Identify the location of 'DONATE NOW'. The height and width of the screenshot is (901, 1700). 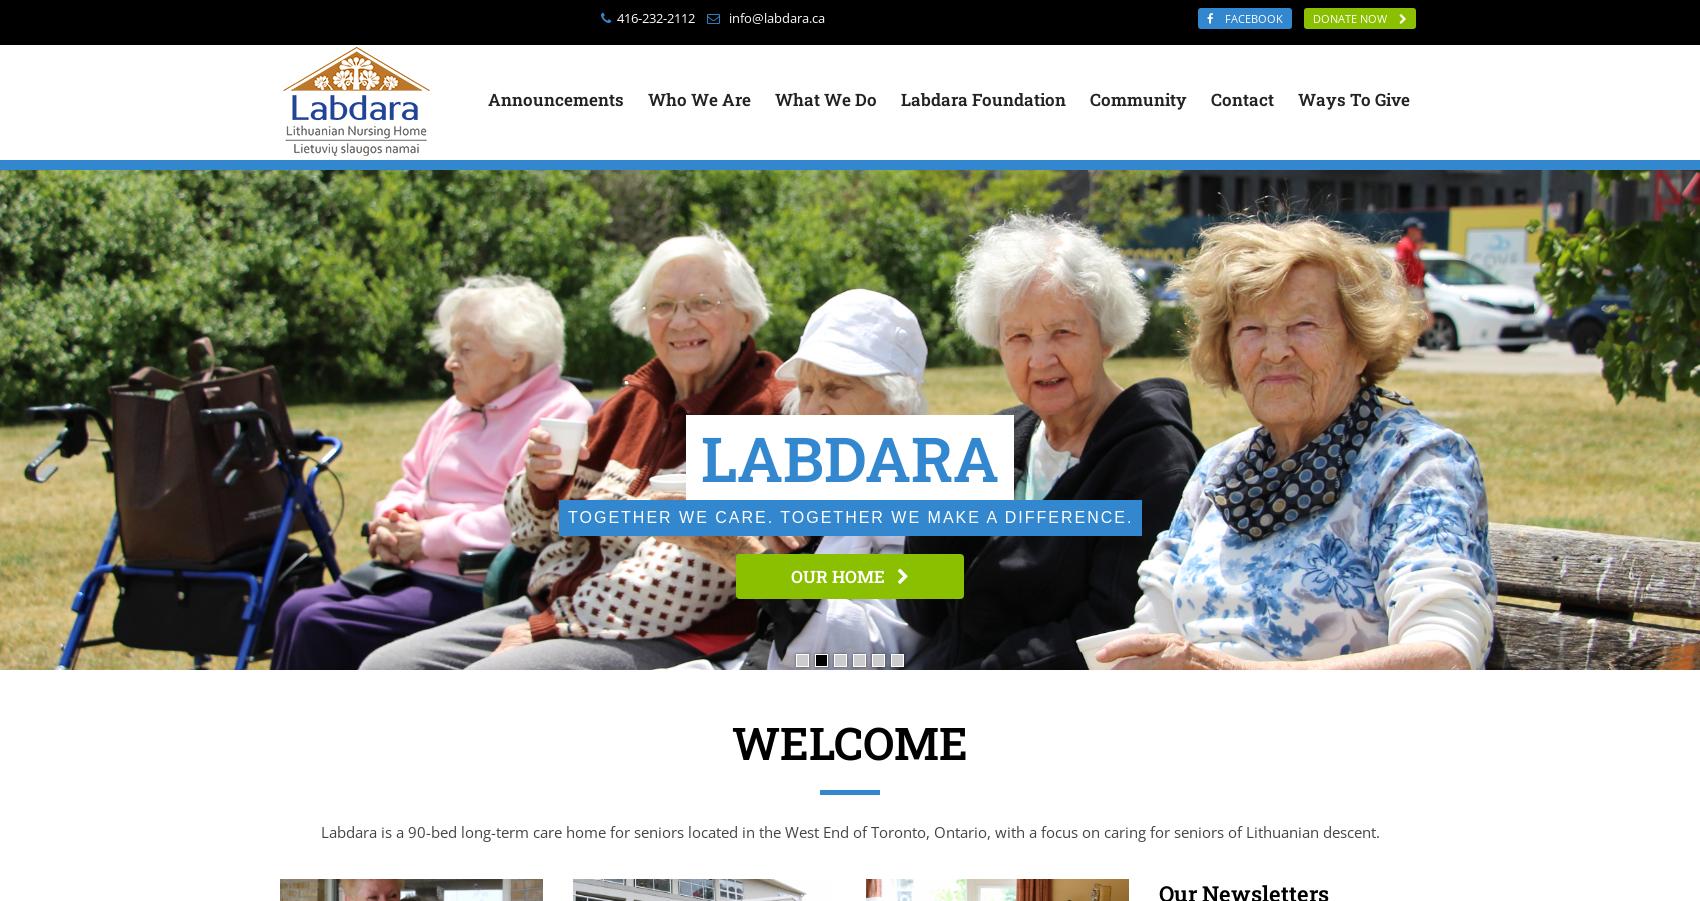
(1355, 17).